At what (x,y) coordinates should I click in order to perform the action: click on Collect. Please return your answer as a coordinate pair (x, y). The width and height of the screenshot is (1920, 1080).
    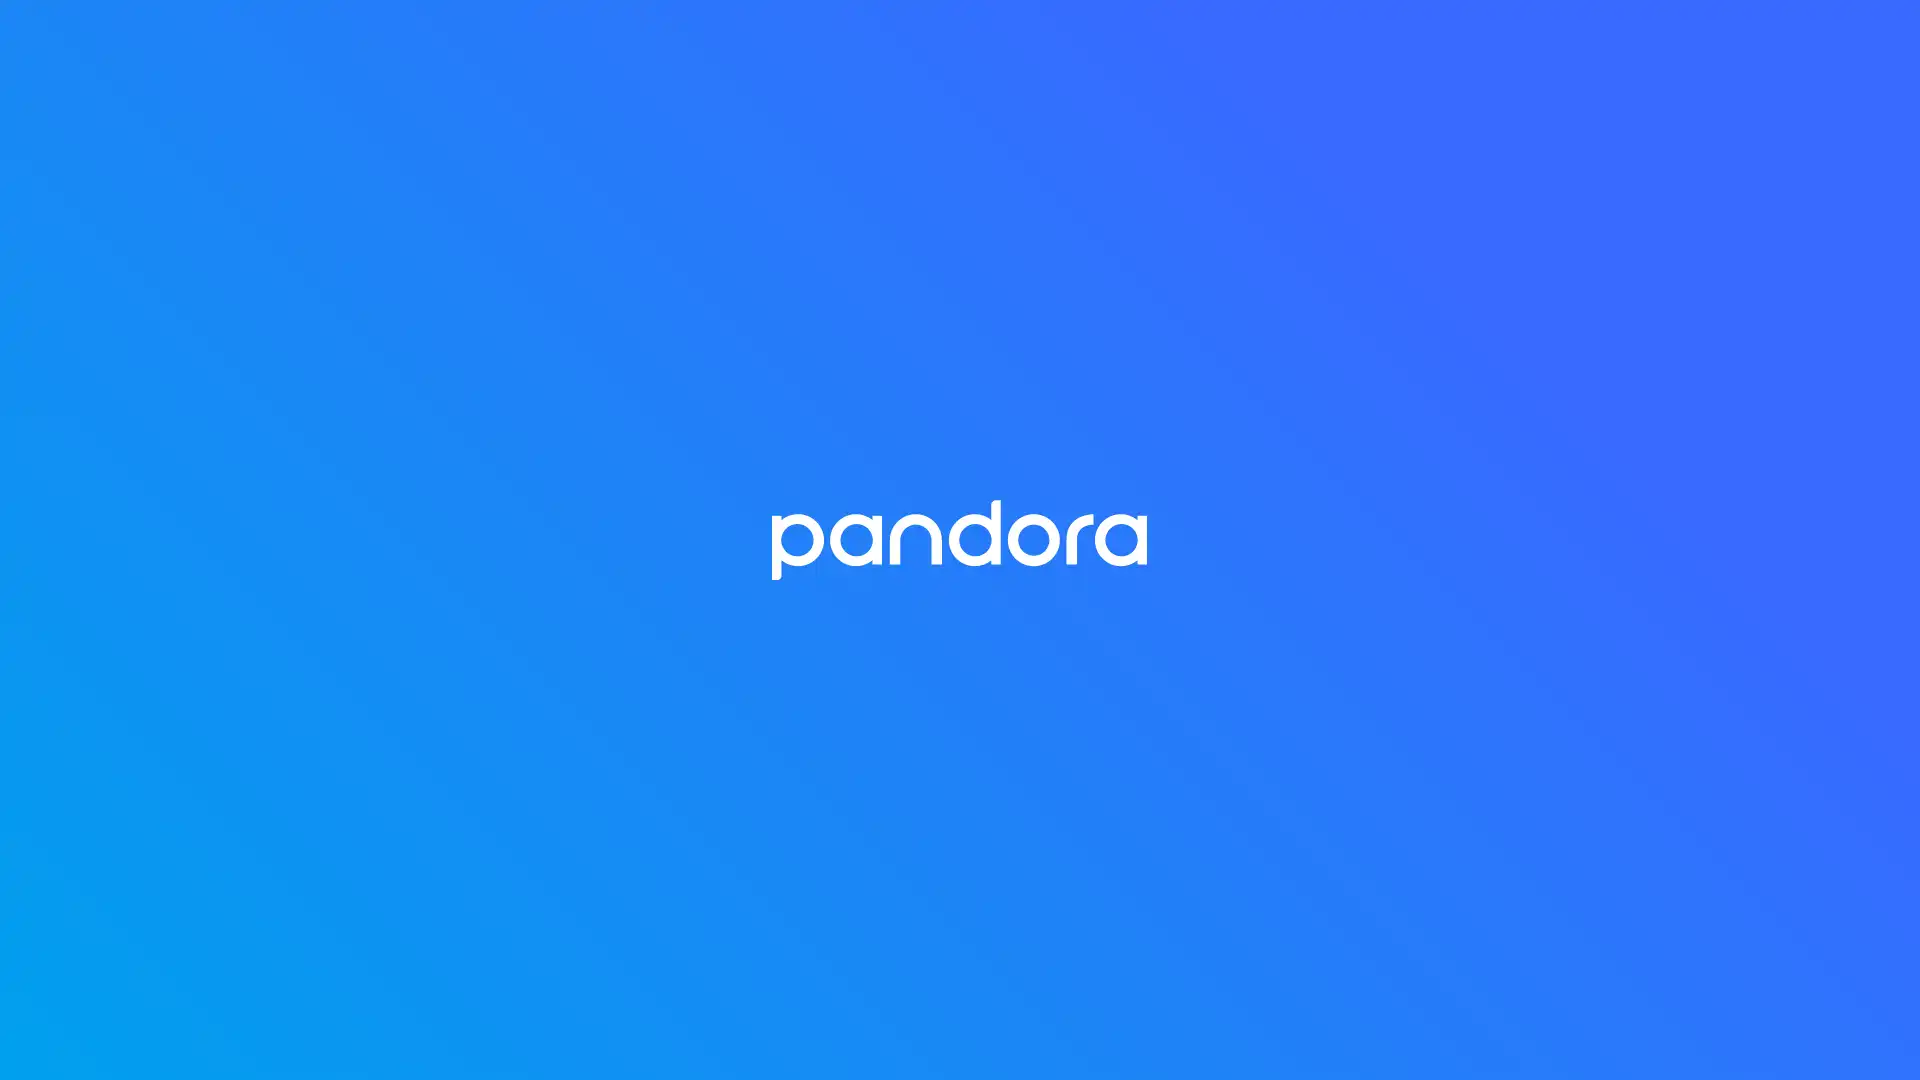
    Looking at the image, I should click on (406, 651).